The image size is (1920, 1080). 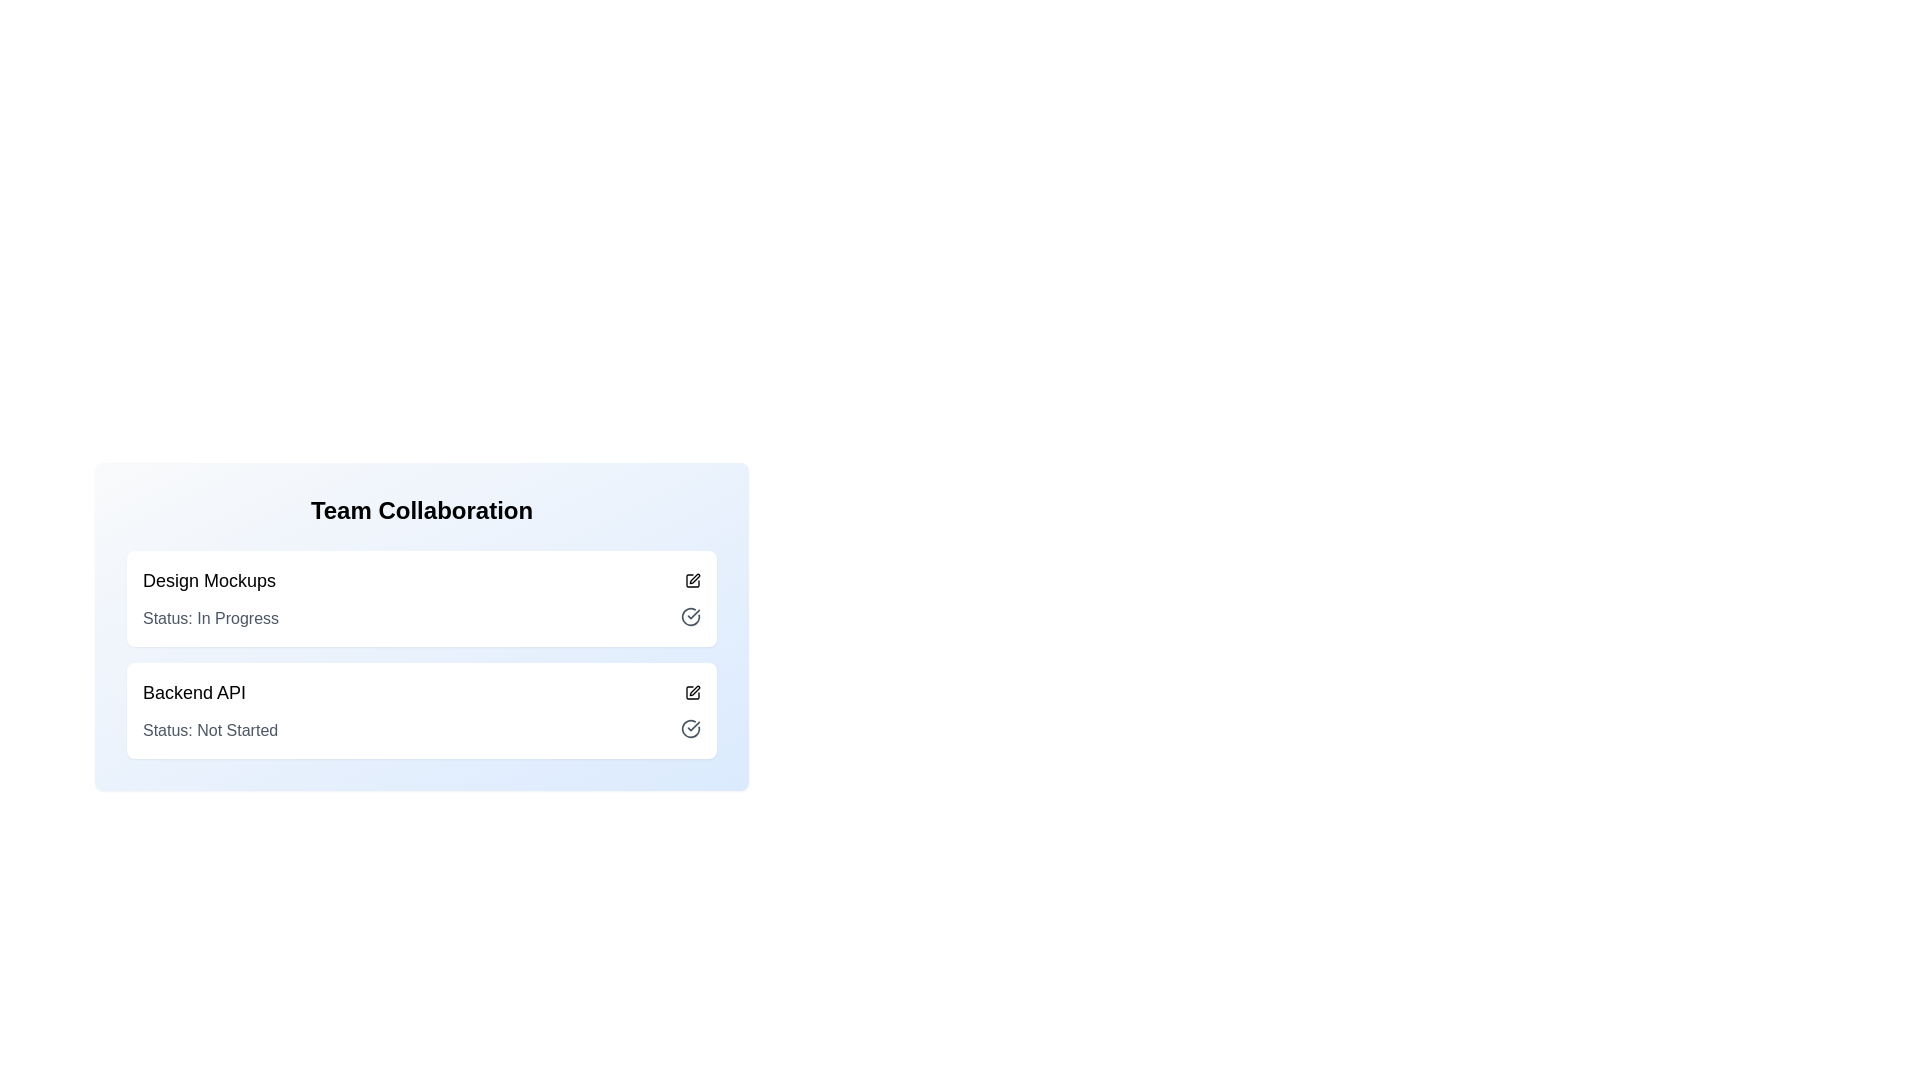 What do you see at coordinates (691, 729) in the screenshot?
I see `the Interactive icon or button to mark the status as completed, located to the right of the 'Status: Not Started' label in the 'Backend API' section` at bounding box center [691, 729].